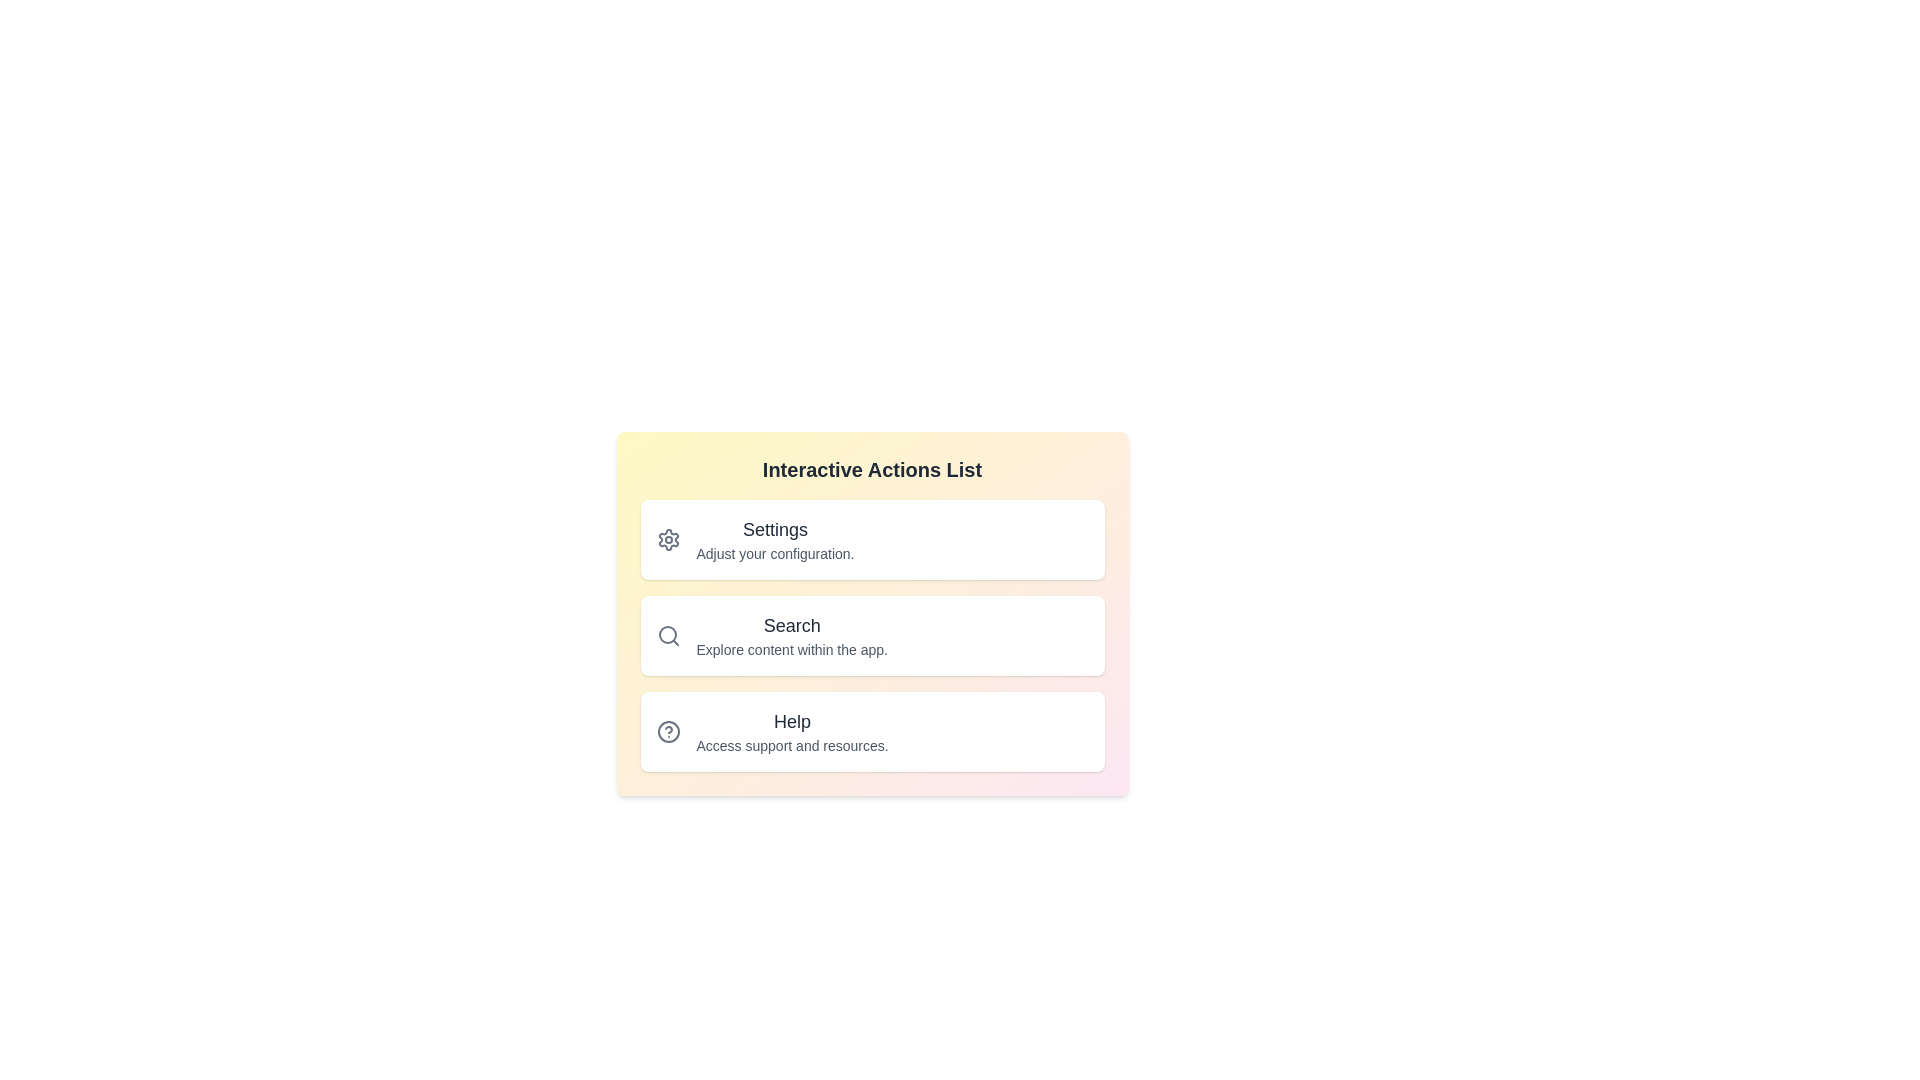 The image size is (1920, 1080). What do you see at coordinates (872, 732) in the screenshot?
I see `the 'Help' item in the list to access support and resources` at bounding box center [872, 732].